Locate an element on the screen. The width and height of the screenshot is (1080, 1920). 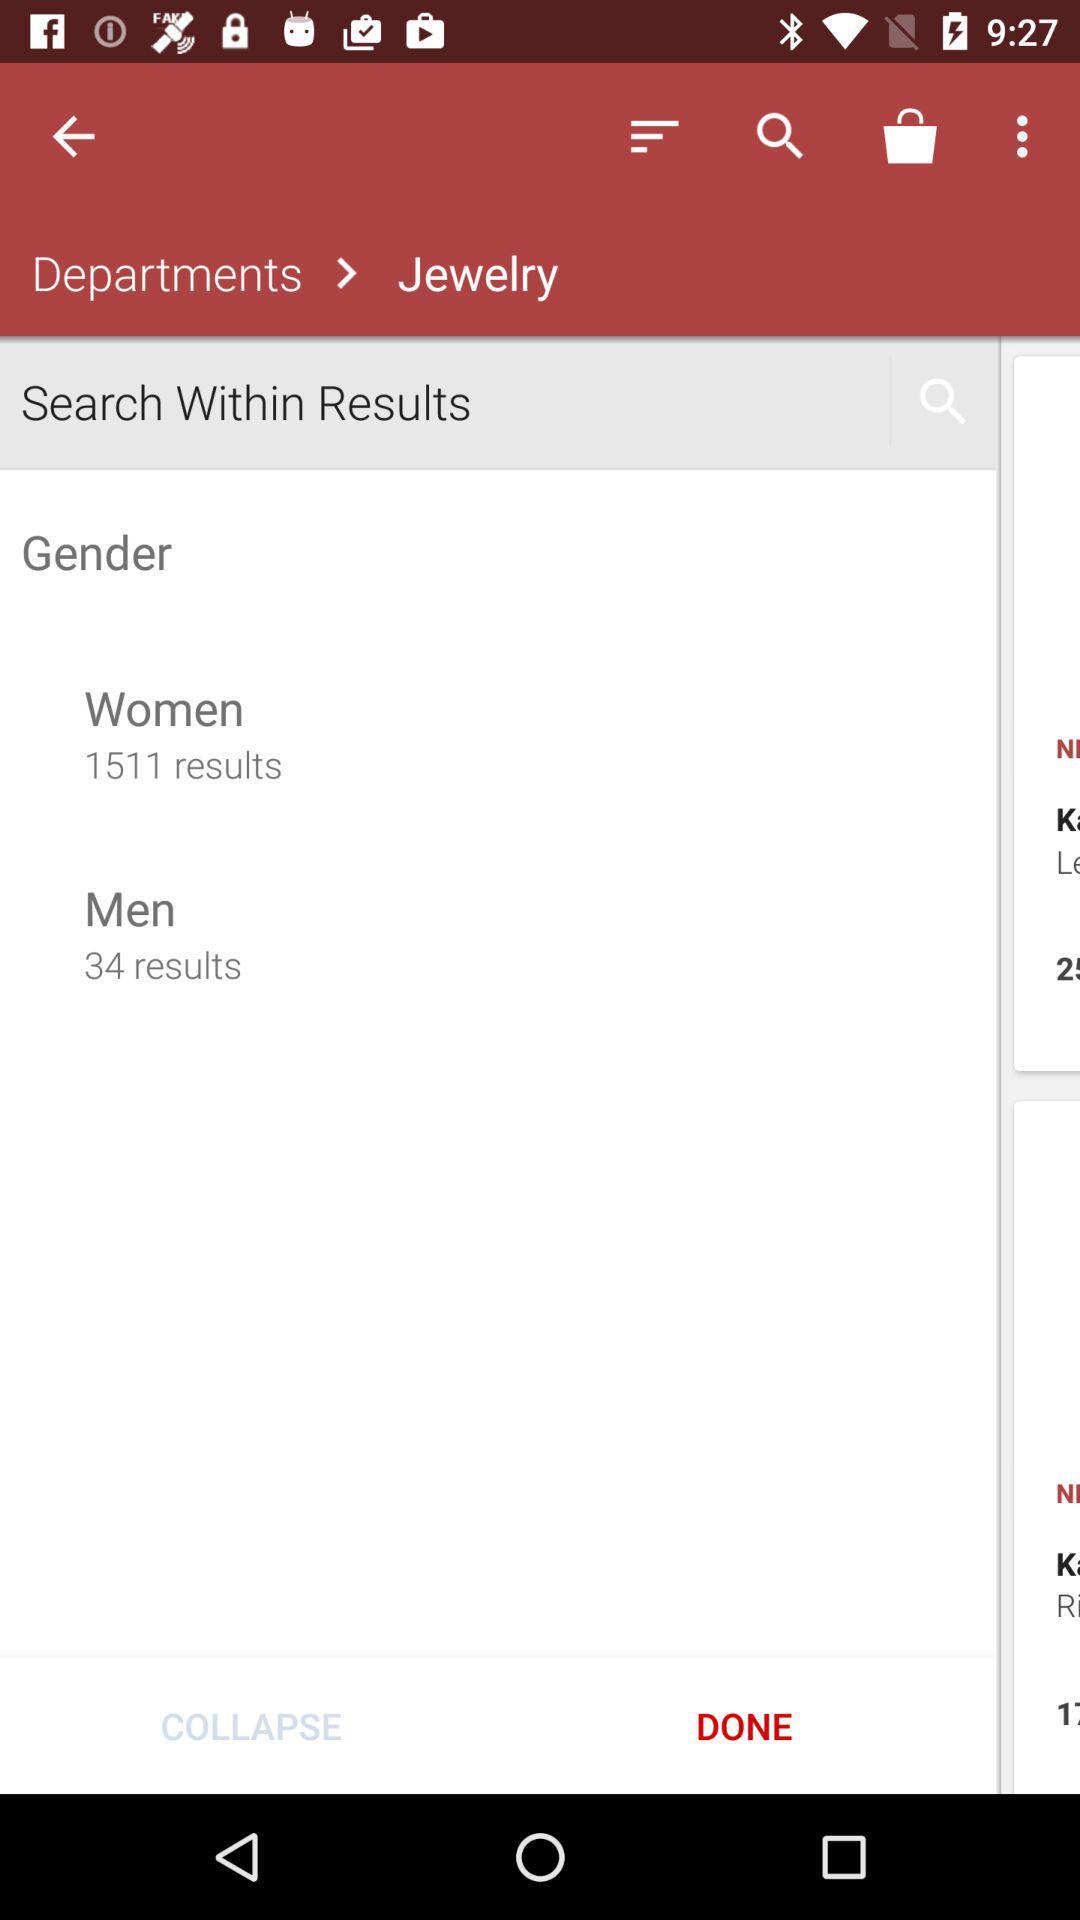
departments is located at coordinates (161, 272).